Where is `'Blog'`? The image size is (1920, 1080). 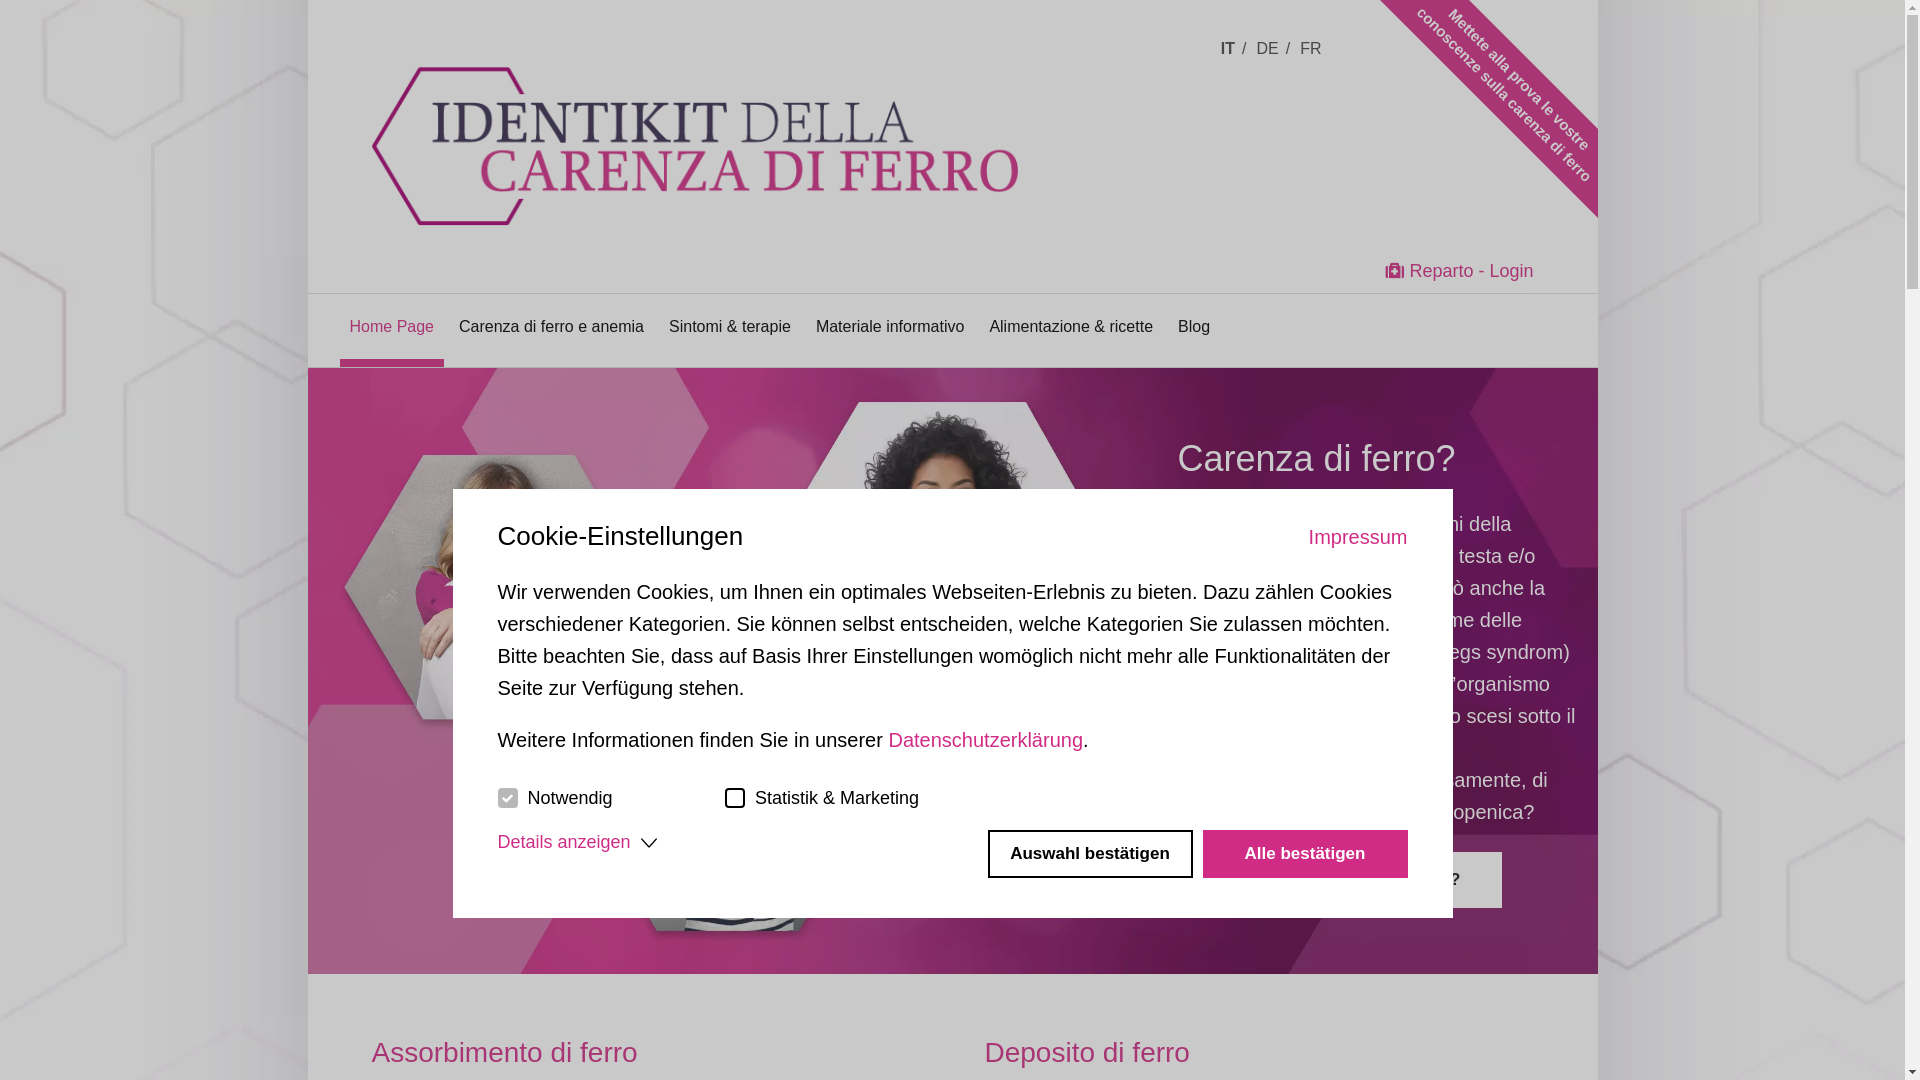
'Blog' is located at coordinates (1177, 325).